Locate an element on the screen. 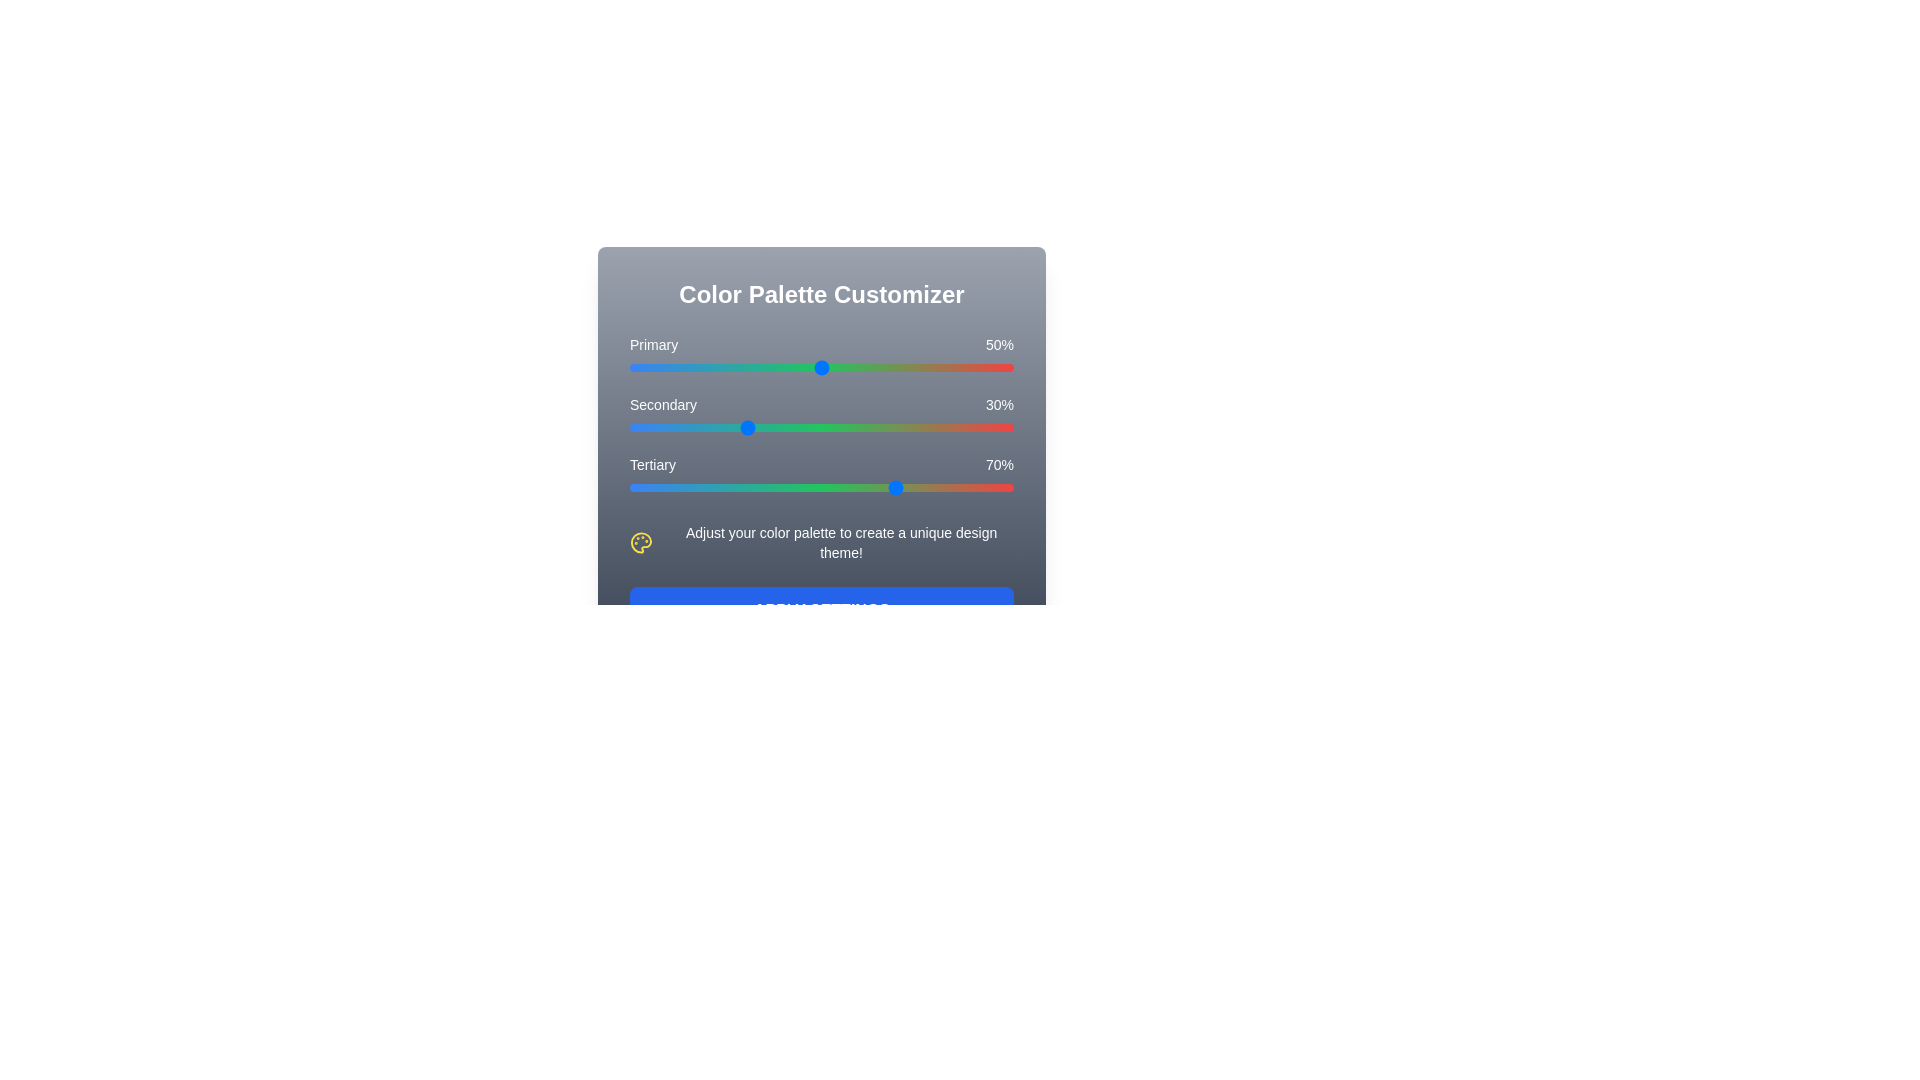 This screenshot has height=1080, width=1920. the text label that describes the color customization category located in the upper section of the interface, positioned to the left of the percentage value ('50%') is located at coordinates (654, 343).